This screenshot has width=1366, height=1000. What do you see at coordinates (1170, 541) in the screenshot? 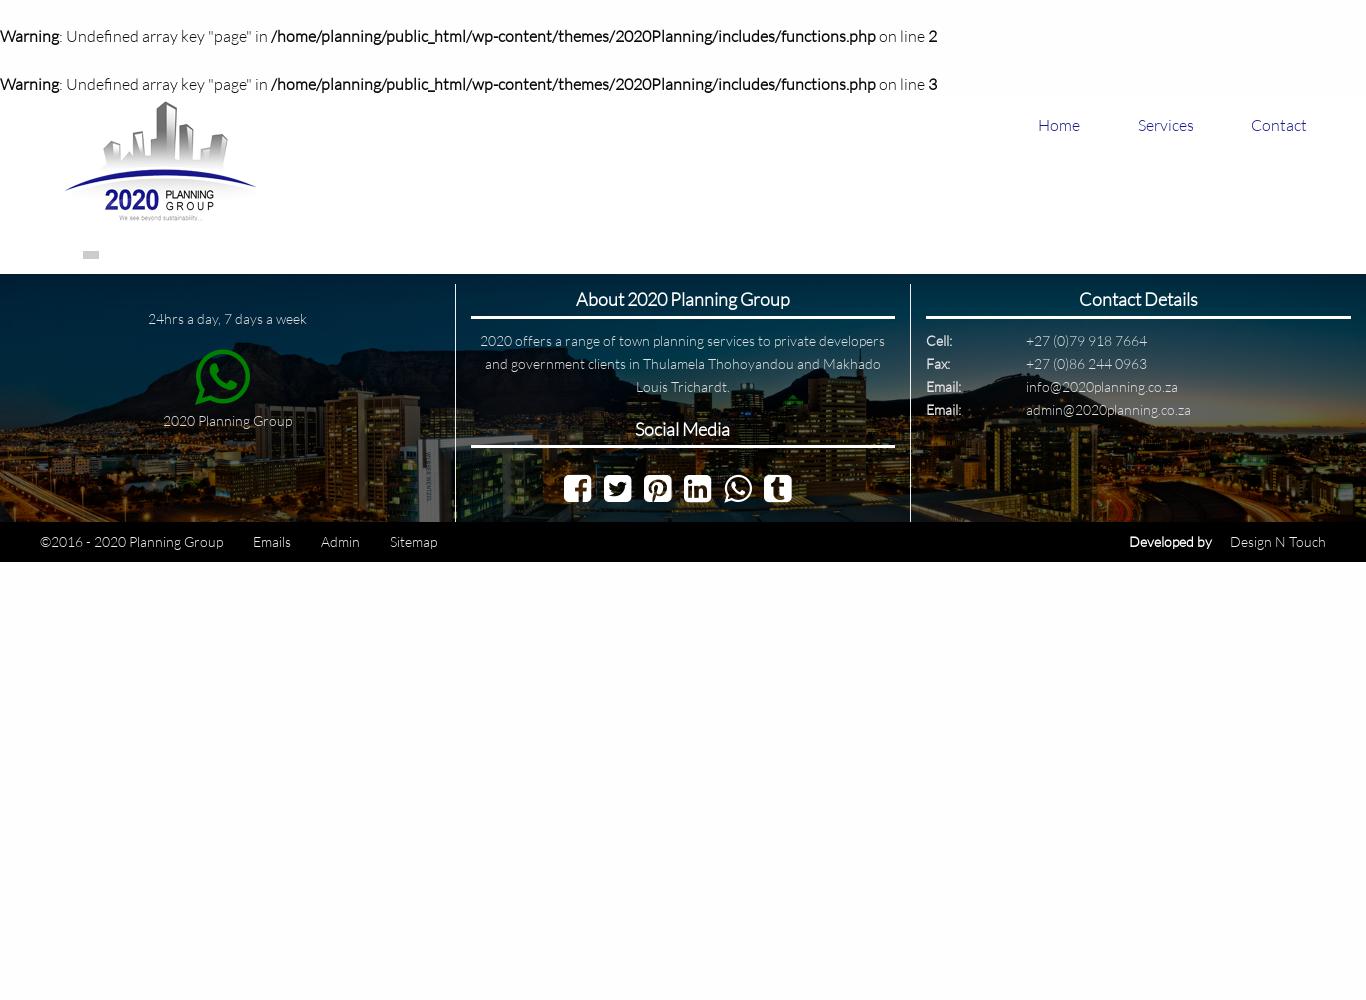
I see `'Developed by'` at bounding box center [1170, 541].